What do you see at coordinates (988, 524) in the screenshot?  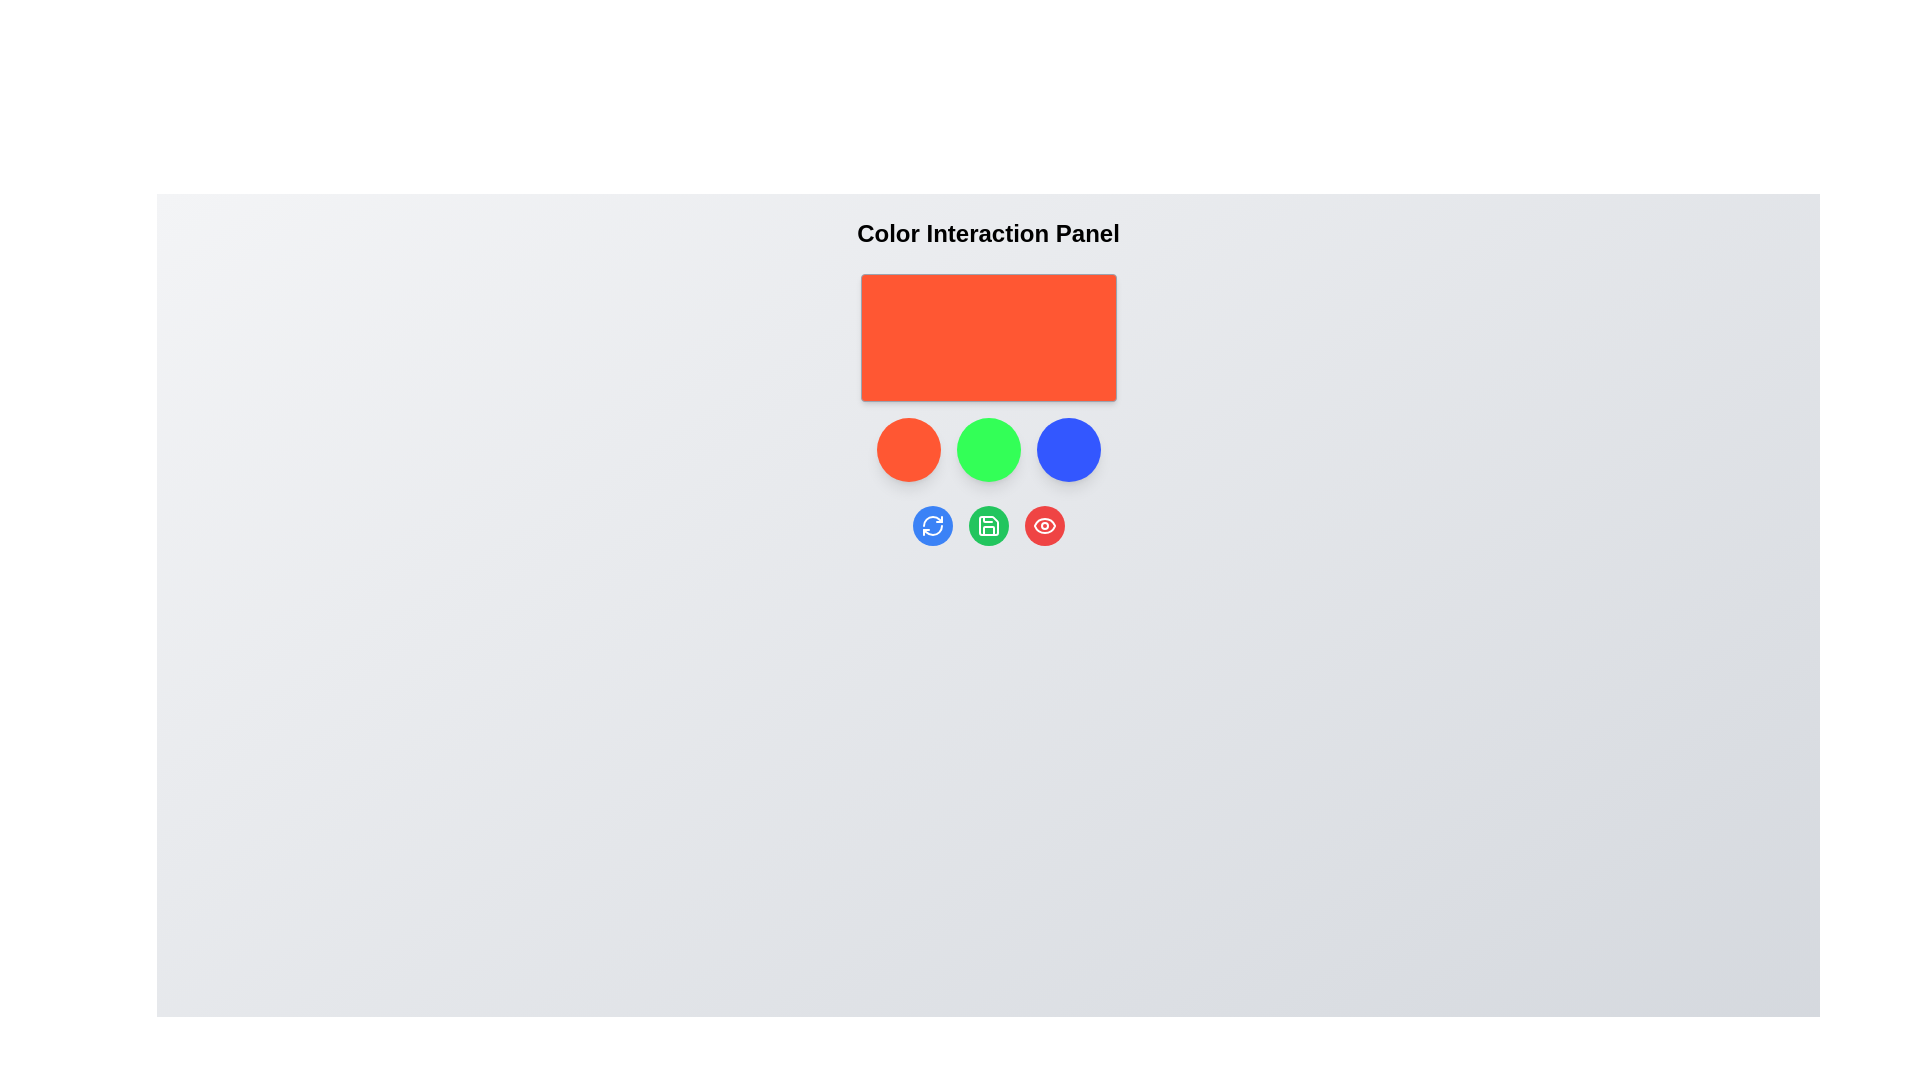 I see `the circular green button with a floppy disk icon located in the row of rounded icon buttons under the 'Color Interaction Panel'` at bounding box center [988, 524].